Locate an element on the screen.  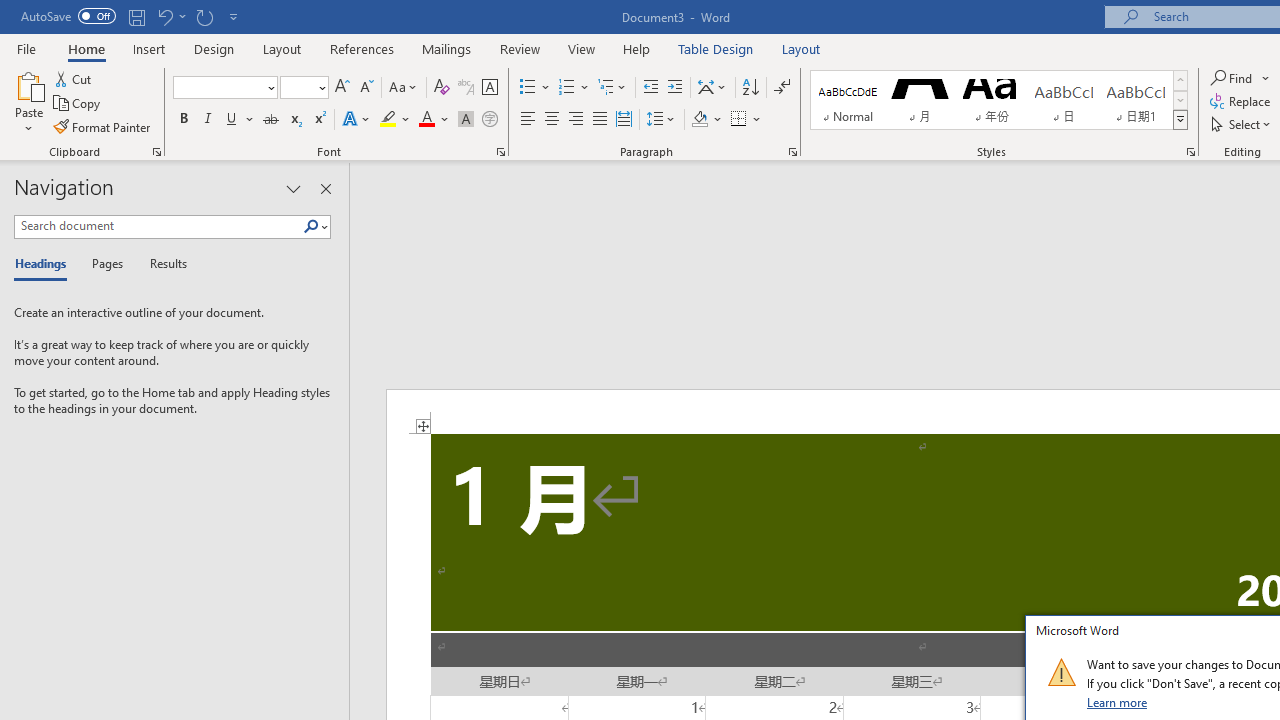
'Row up' is located at coordinates (1180, 79).